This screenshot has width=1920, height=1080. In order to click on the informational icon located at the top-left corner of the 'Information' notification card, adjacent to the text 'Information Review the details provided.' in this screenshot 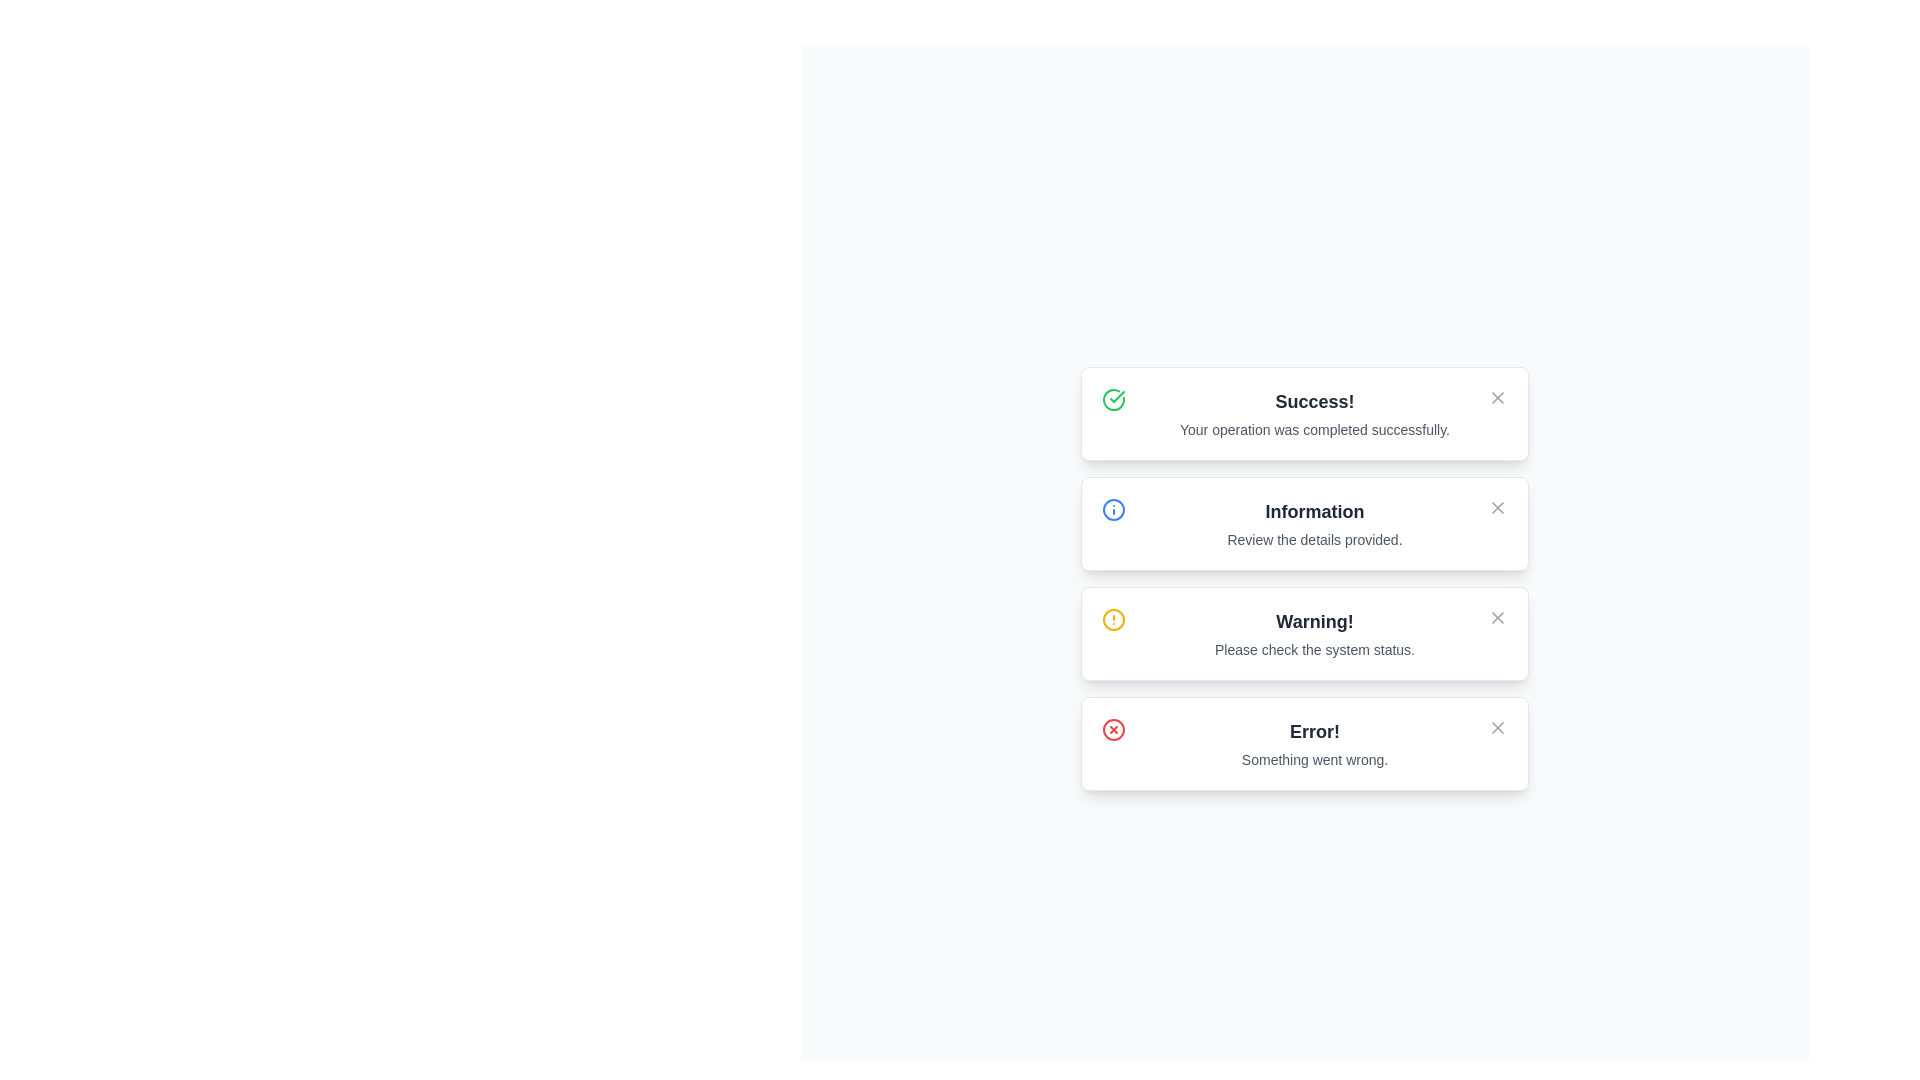, I will do `click(1112, 508)`.